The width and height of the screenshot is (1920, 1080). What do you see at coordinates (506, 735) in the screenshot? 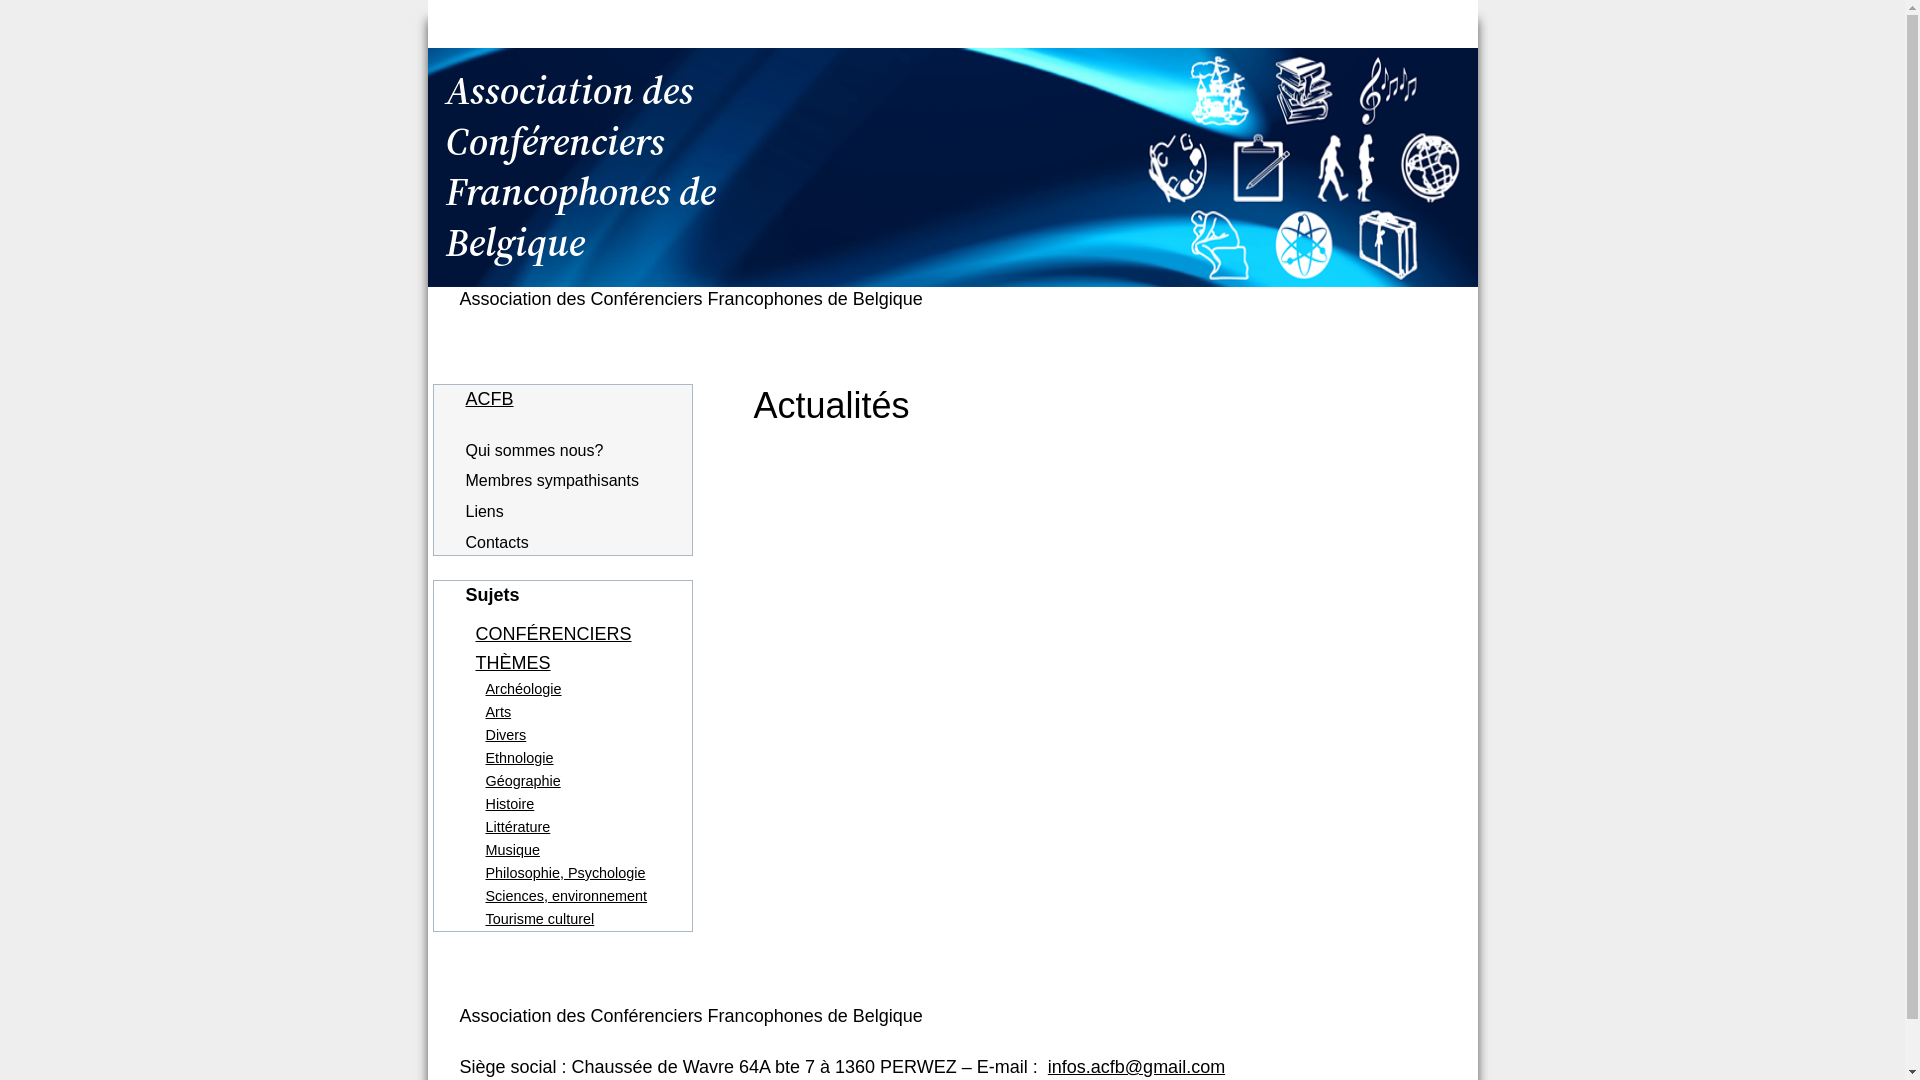
I see `'Divers'` at bounding box center [506, 735].